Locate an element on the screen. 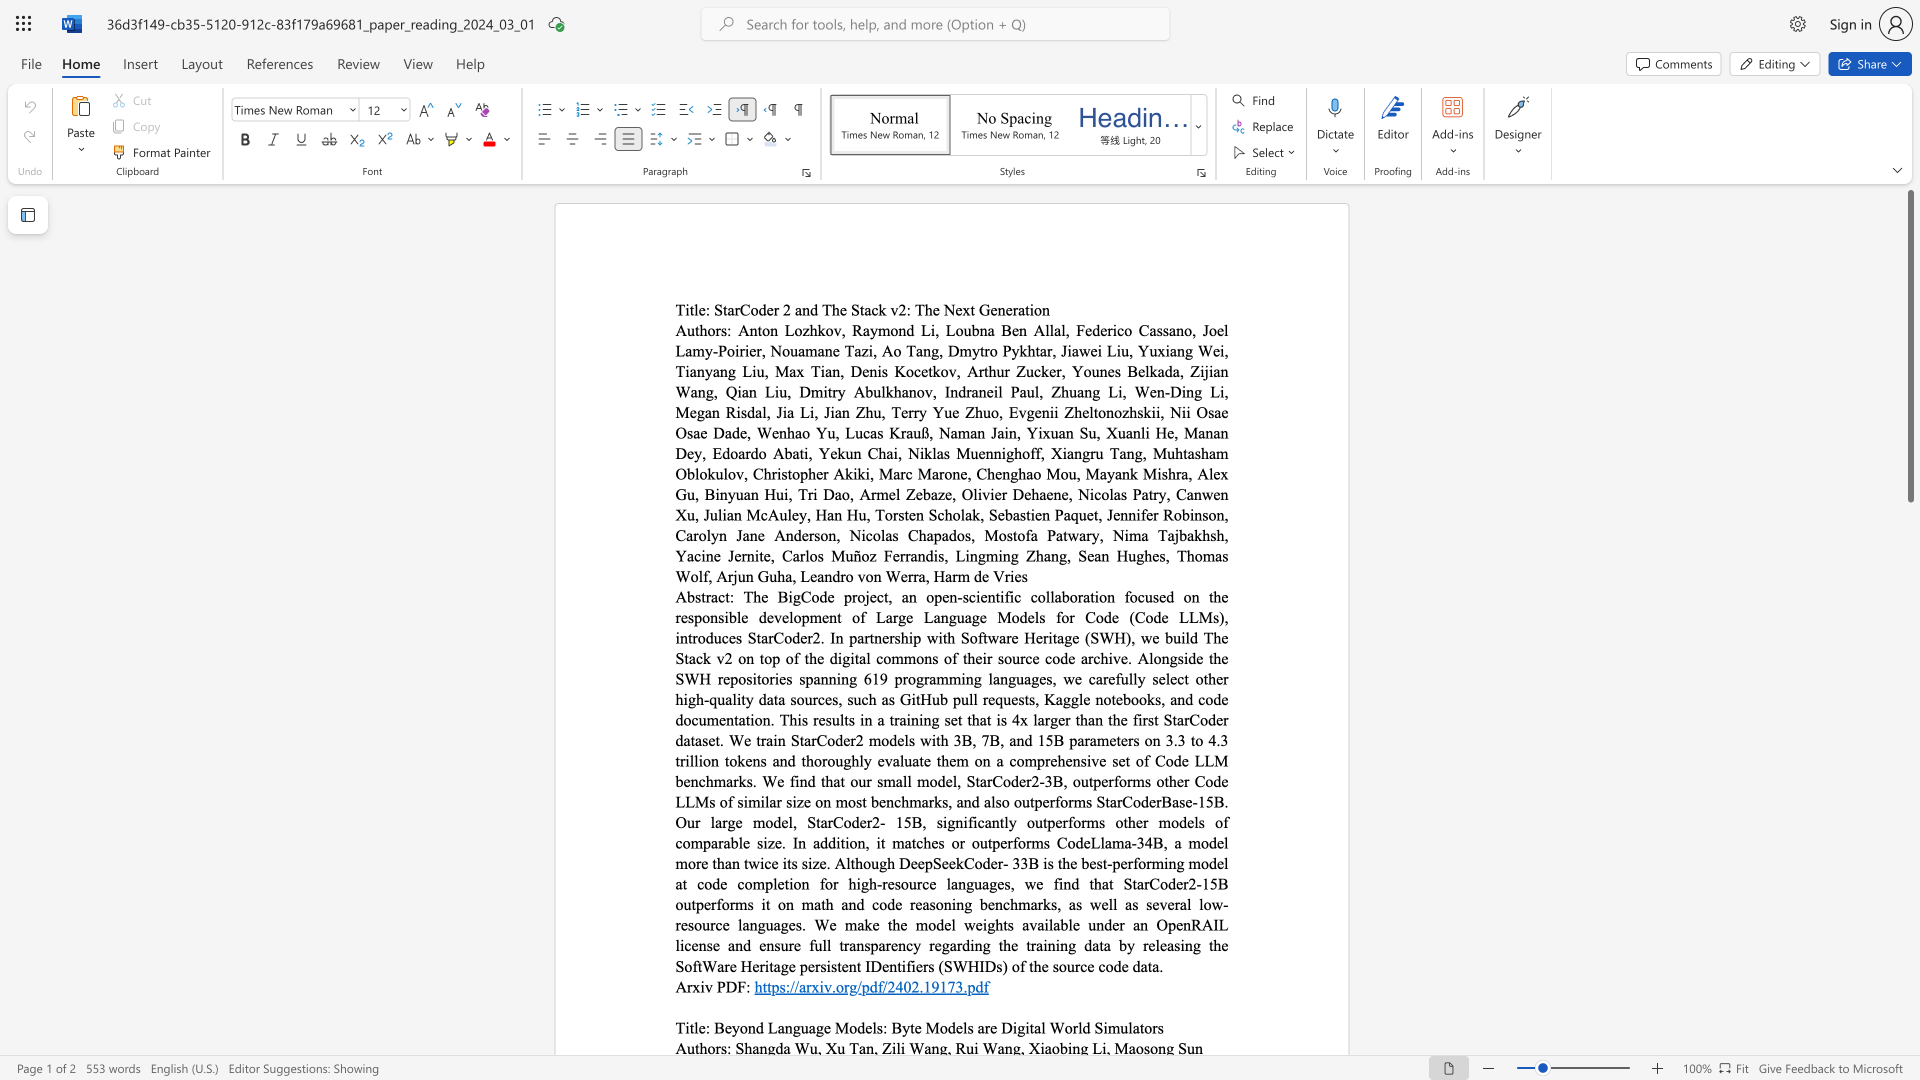 This screenshot has width=1920, height=1080. the 3th character "t" in the text is located at coordinates (972, 309).